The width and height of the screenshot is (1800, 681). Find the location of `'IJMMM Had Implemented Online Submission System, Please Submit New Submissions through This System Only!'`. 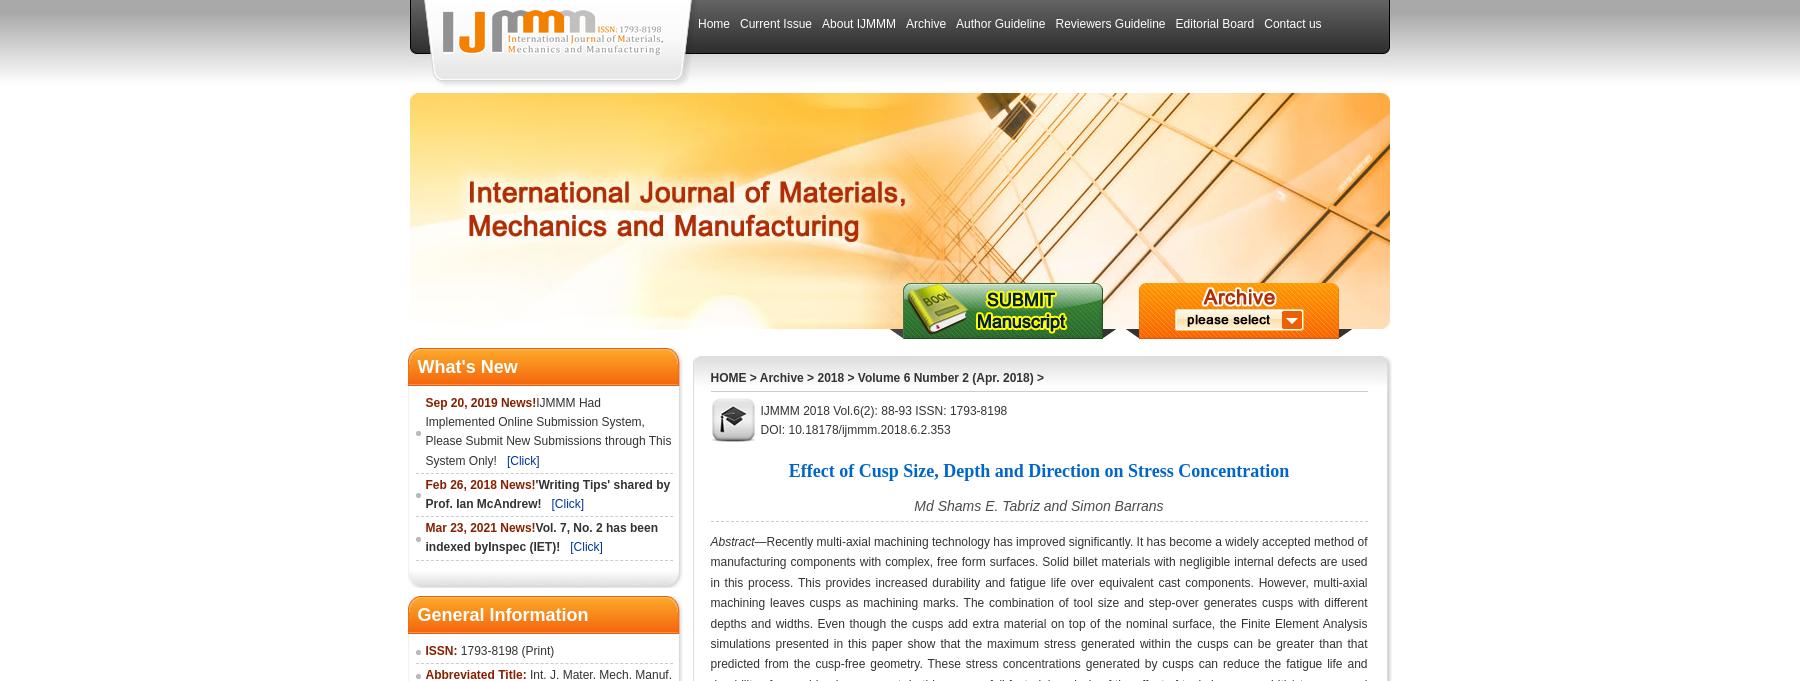

'IJMMM Had Implemented Online Submission System, Please Submit New Submissions through This System Only!' is located at coordinates (546, 431).